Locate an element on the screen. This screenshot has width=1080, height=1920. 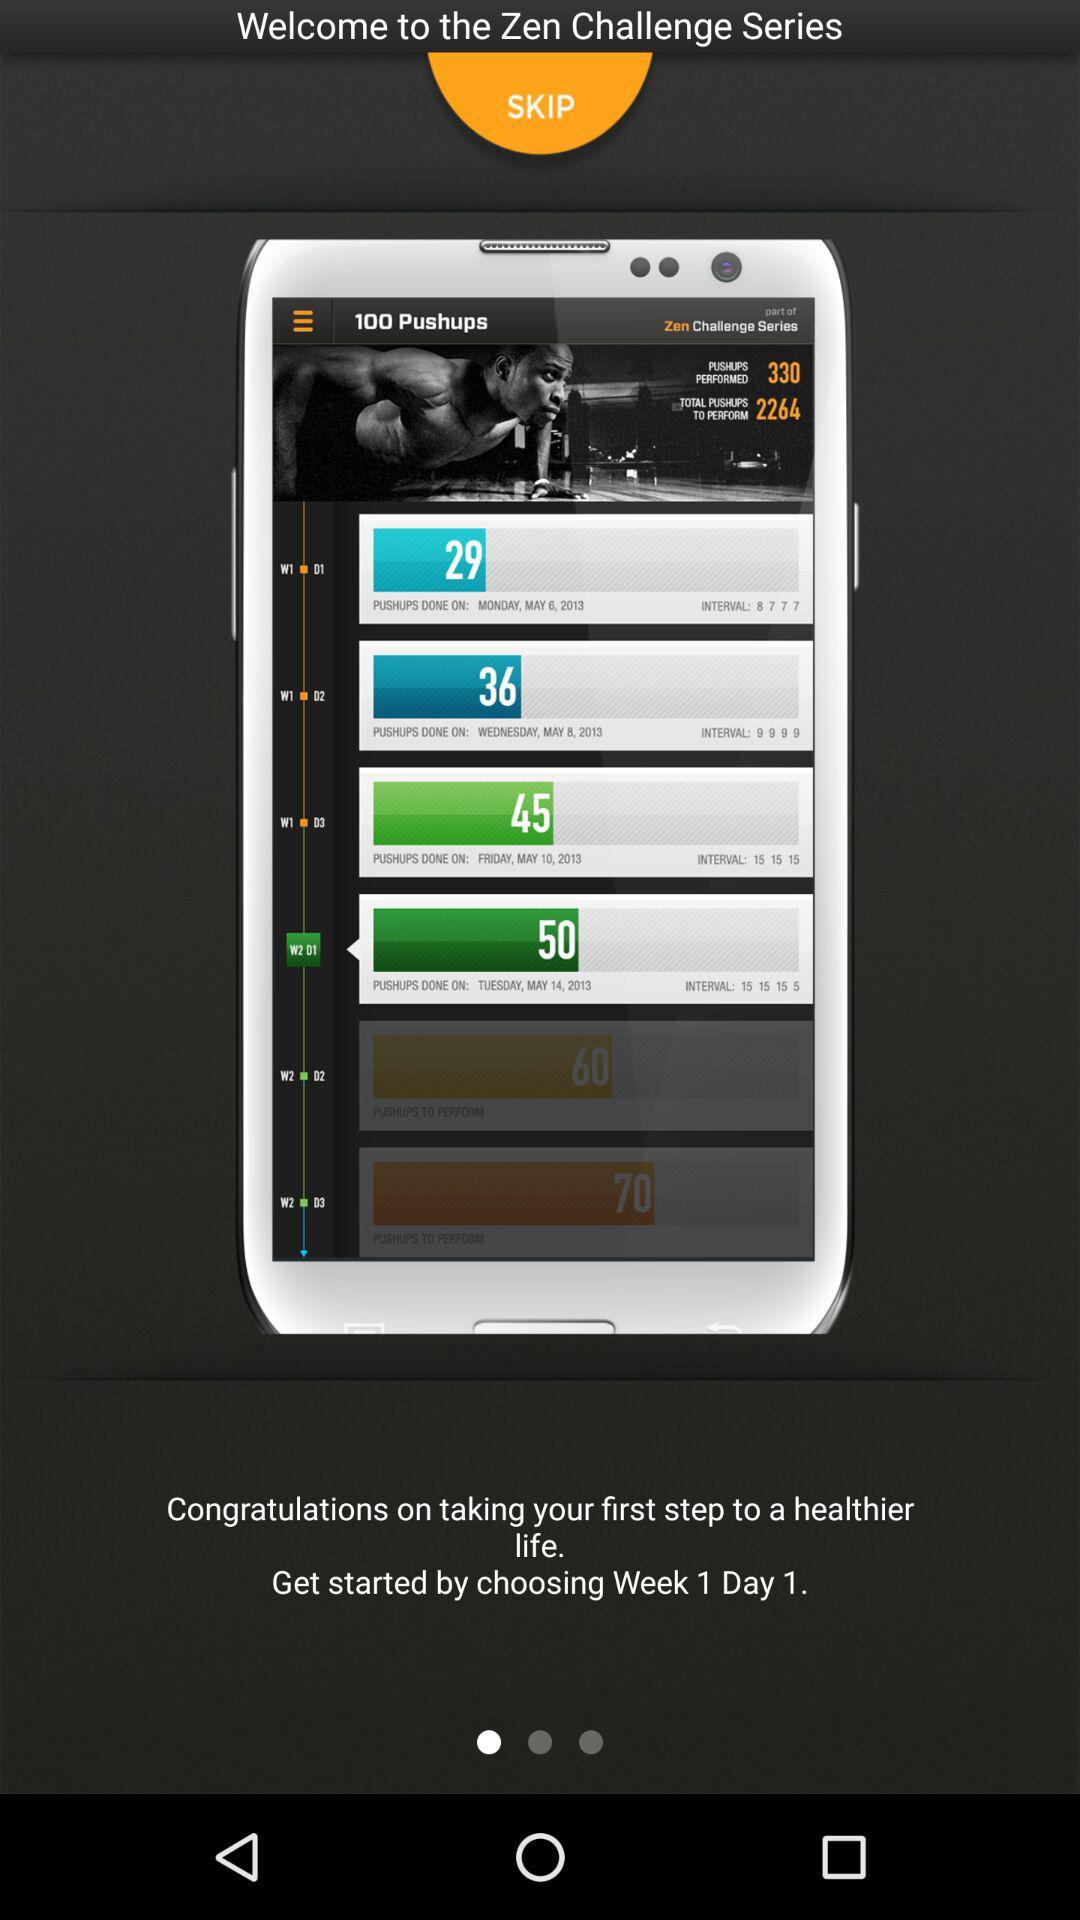
the app below congratulations on taking icon is located at coordinates (489, 1741).